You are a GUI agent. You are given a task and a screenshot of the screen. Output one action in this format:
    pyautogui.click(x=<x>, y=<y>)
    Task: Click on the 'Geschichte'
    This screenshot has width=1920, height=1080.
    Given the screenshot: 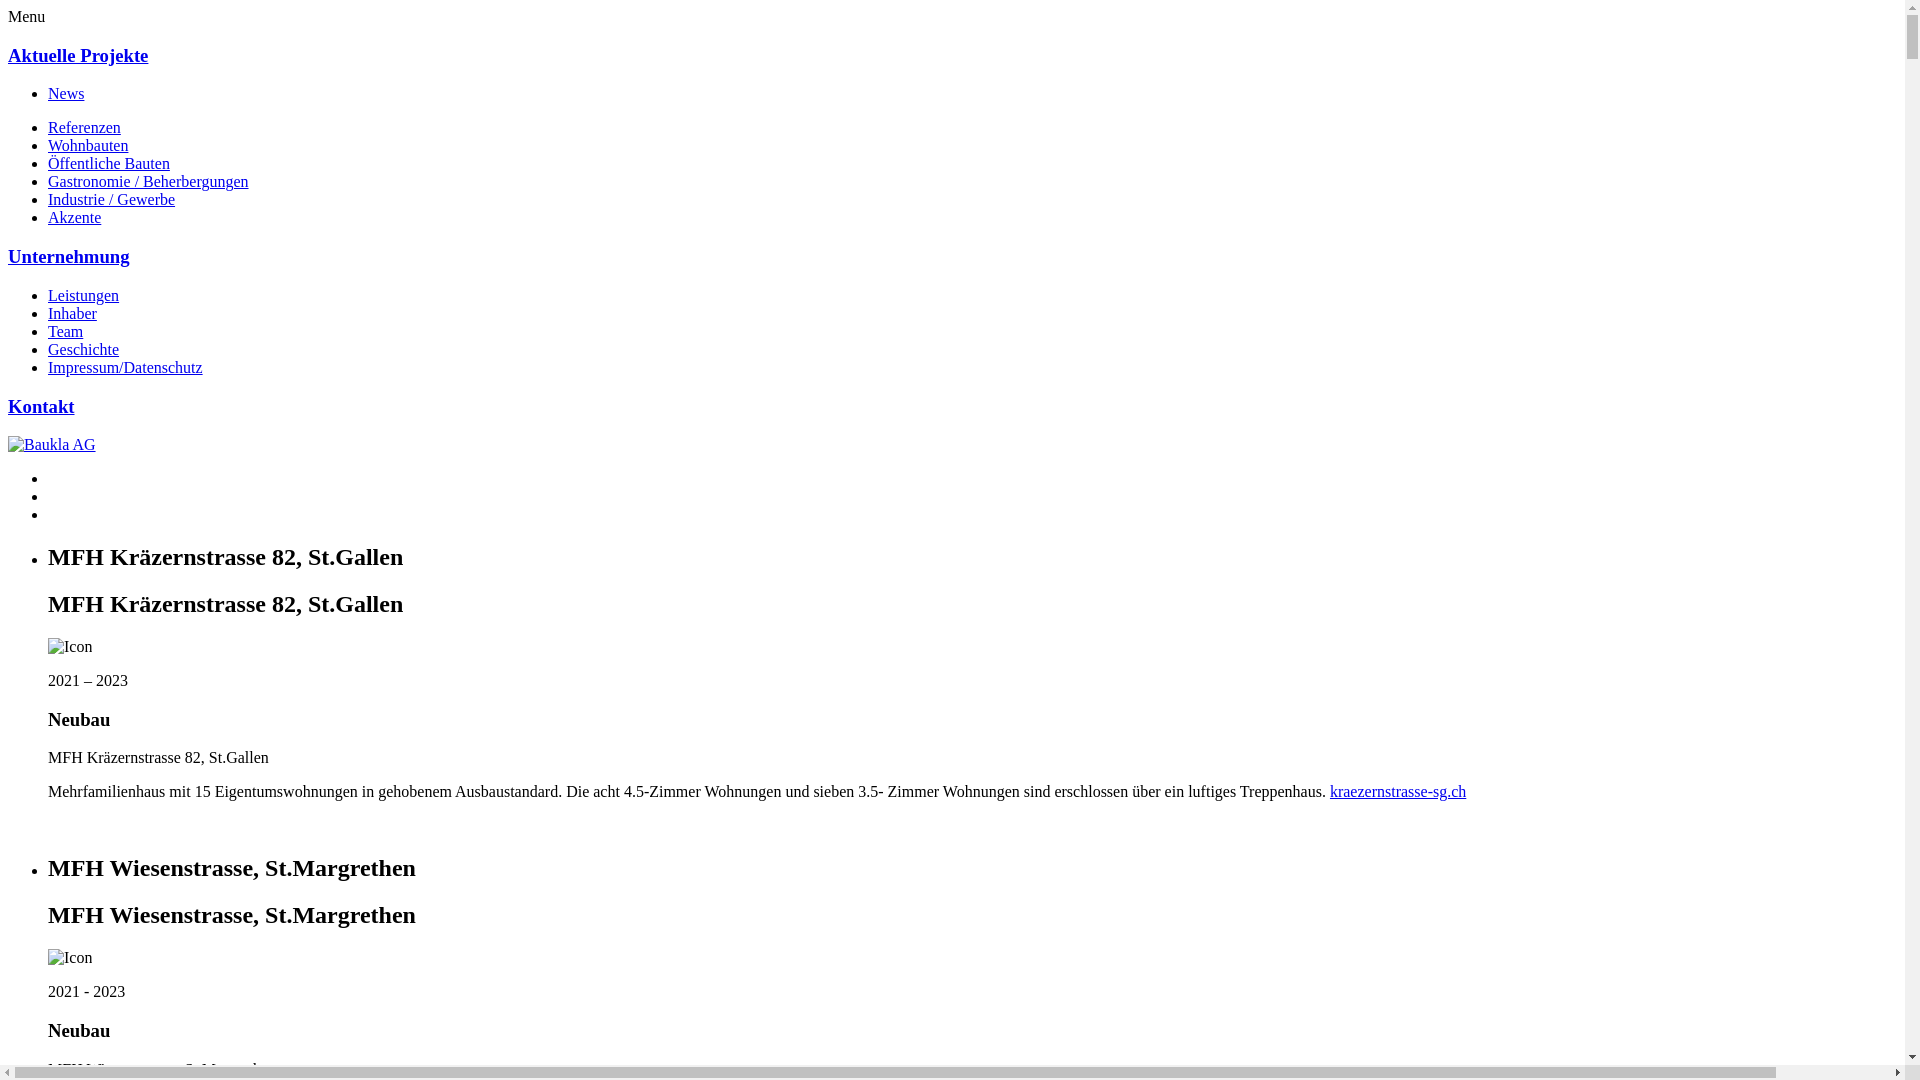 What is the action you would take?
    pyautogui.click(x=82, y=348)
    